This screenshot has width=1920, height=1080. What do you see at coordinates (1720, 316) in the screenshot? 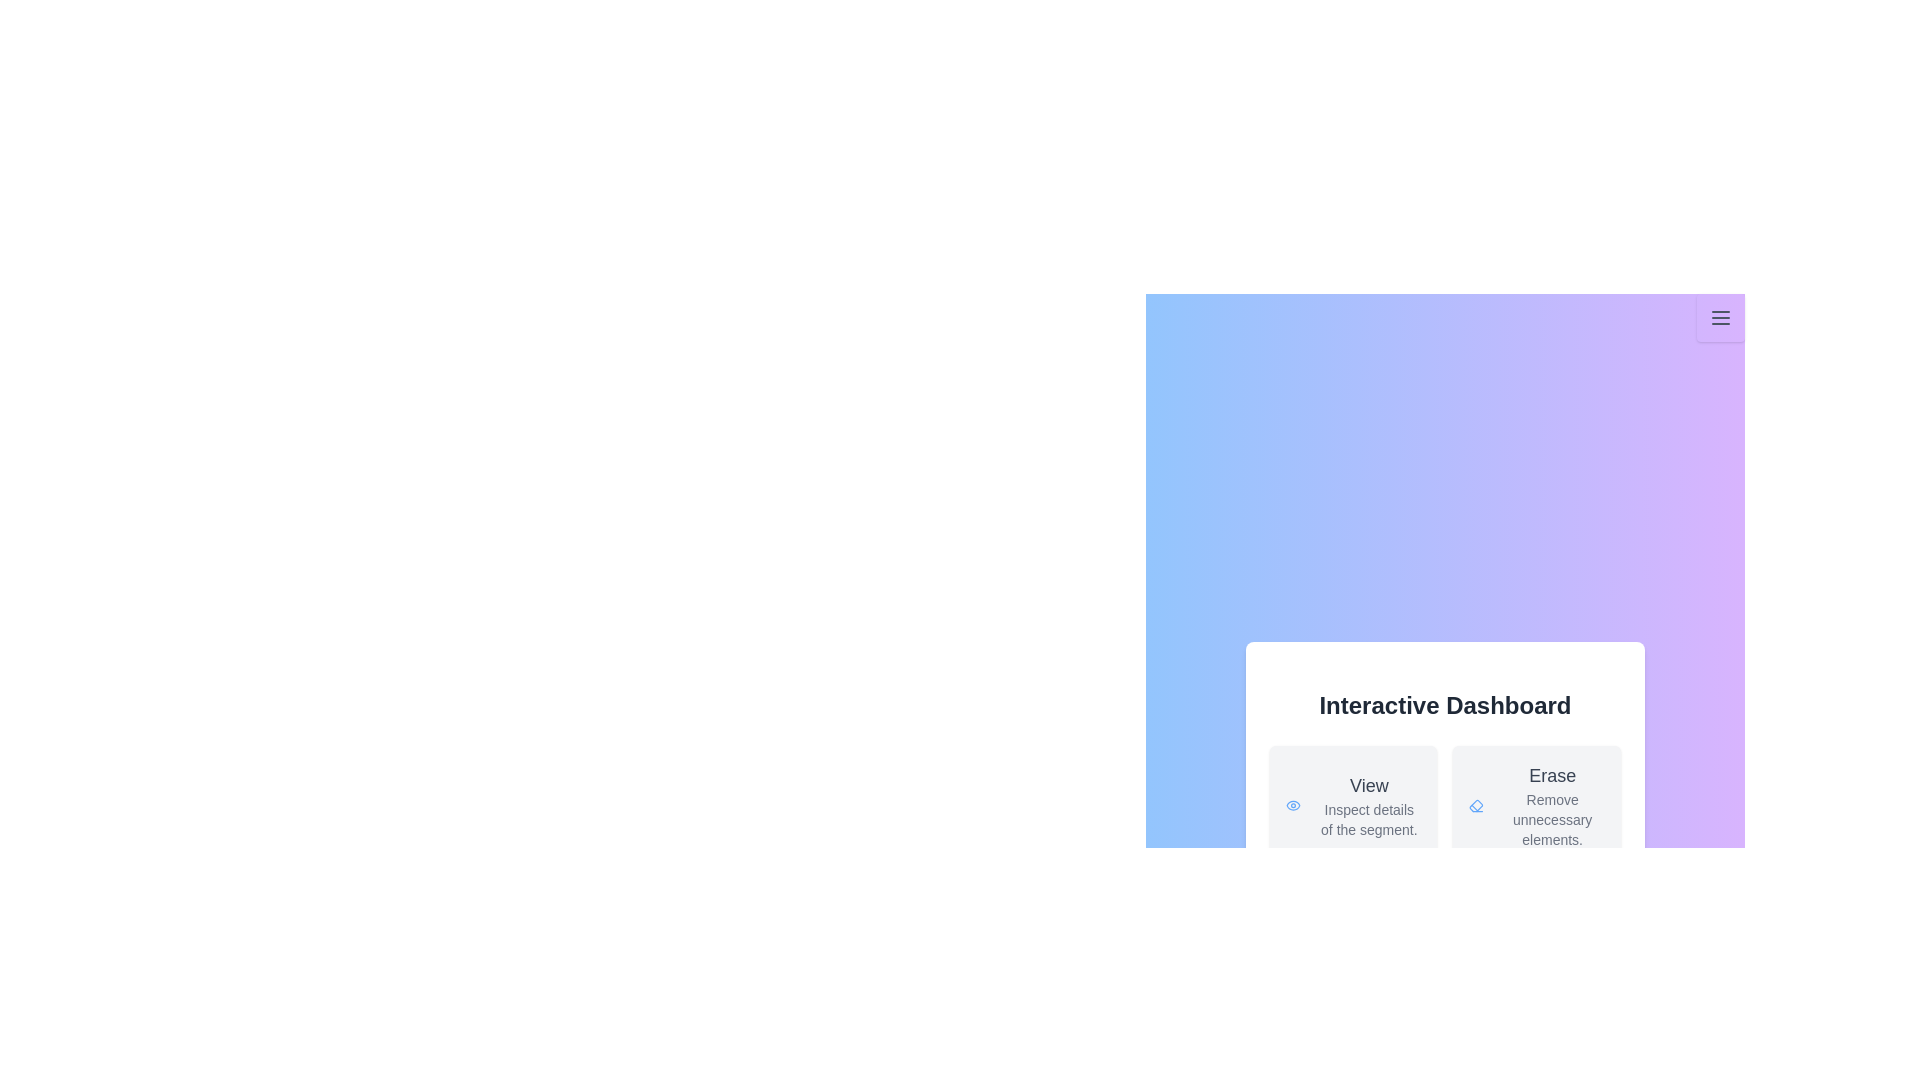
I see `the menu button to toggle the visibility of the menu` at bounding box center [1720, 316].